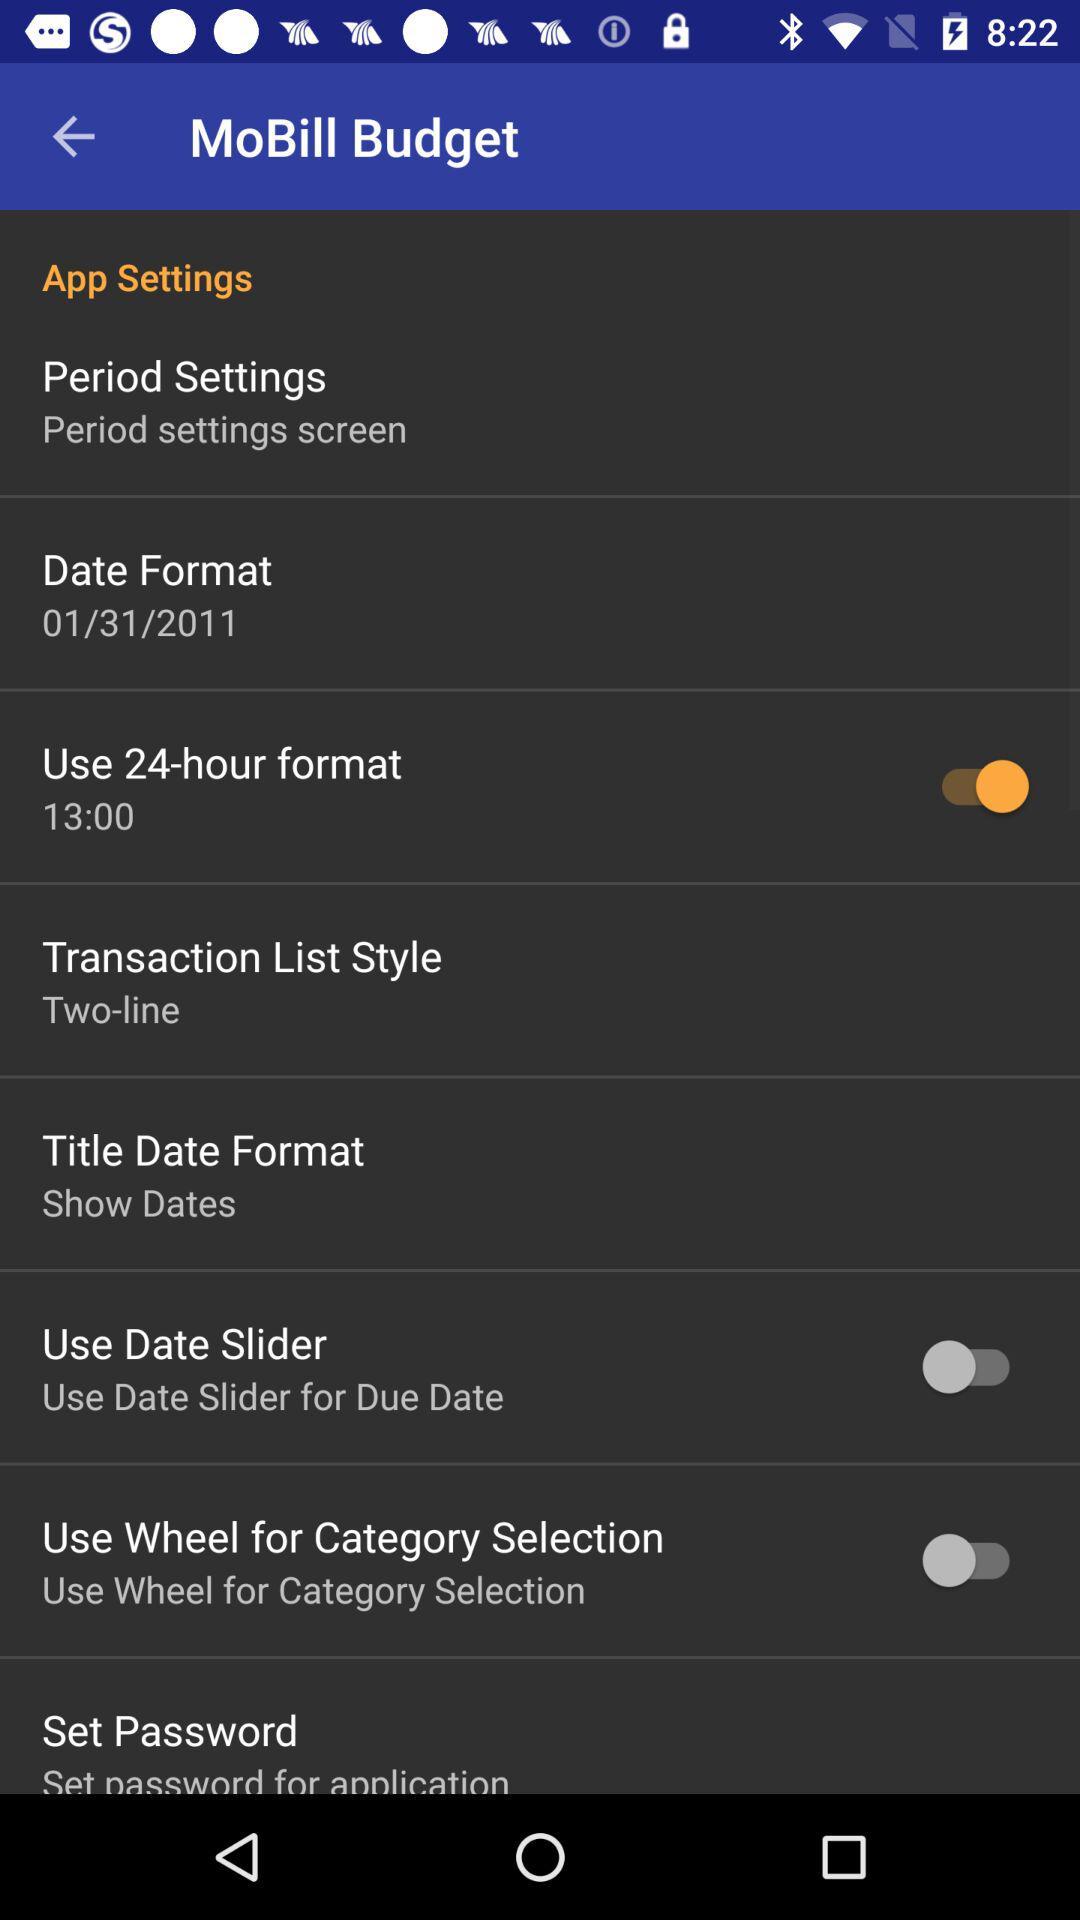 The width and height of the screenshot is (1080, 1920). I want to click on the icon to the left of mobill budget item, so click(72, 135).